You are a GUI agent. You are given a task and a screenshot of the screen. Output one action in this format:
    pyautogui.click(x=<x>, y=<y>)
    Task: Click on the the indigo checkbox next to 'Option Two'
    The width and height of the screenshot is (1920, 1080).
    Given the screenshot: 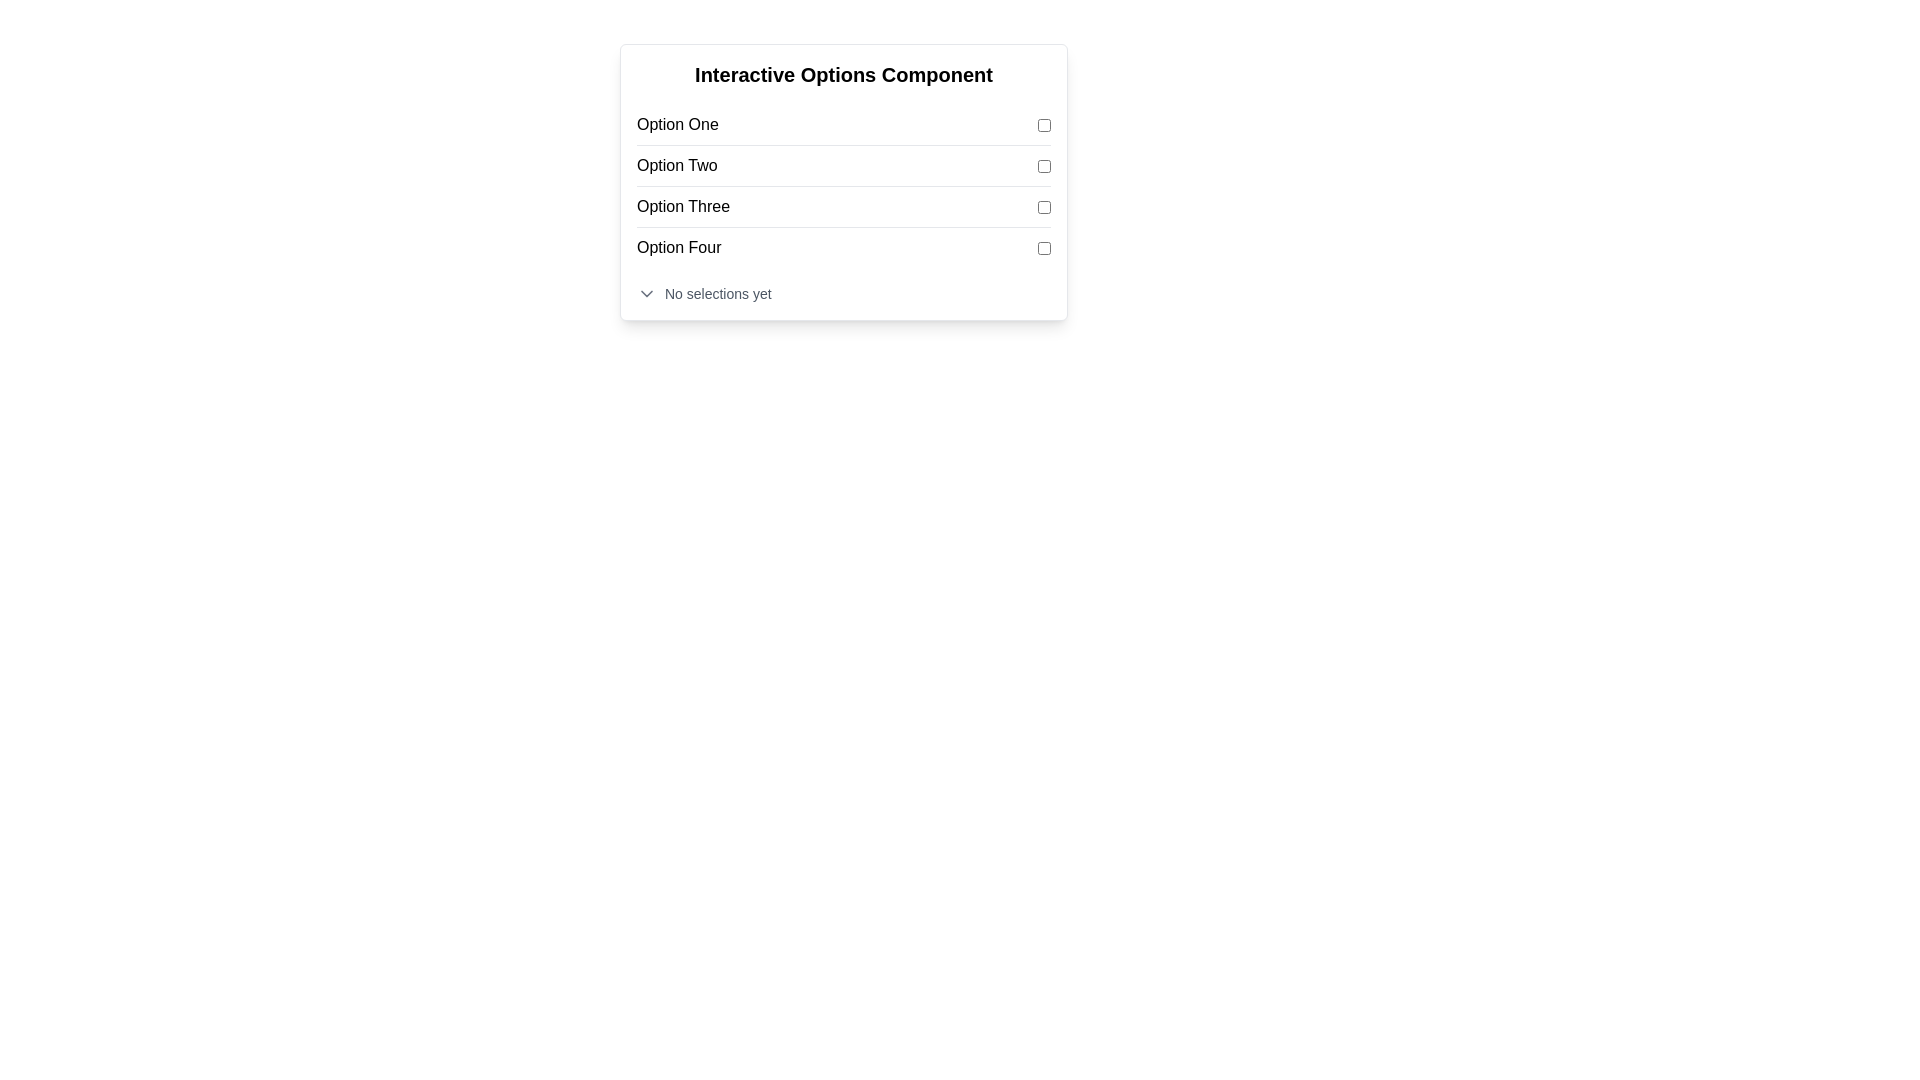 What is the action you would take?
    pyautogui.click(x=1043, y=164)
    